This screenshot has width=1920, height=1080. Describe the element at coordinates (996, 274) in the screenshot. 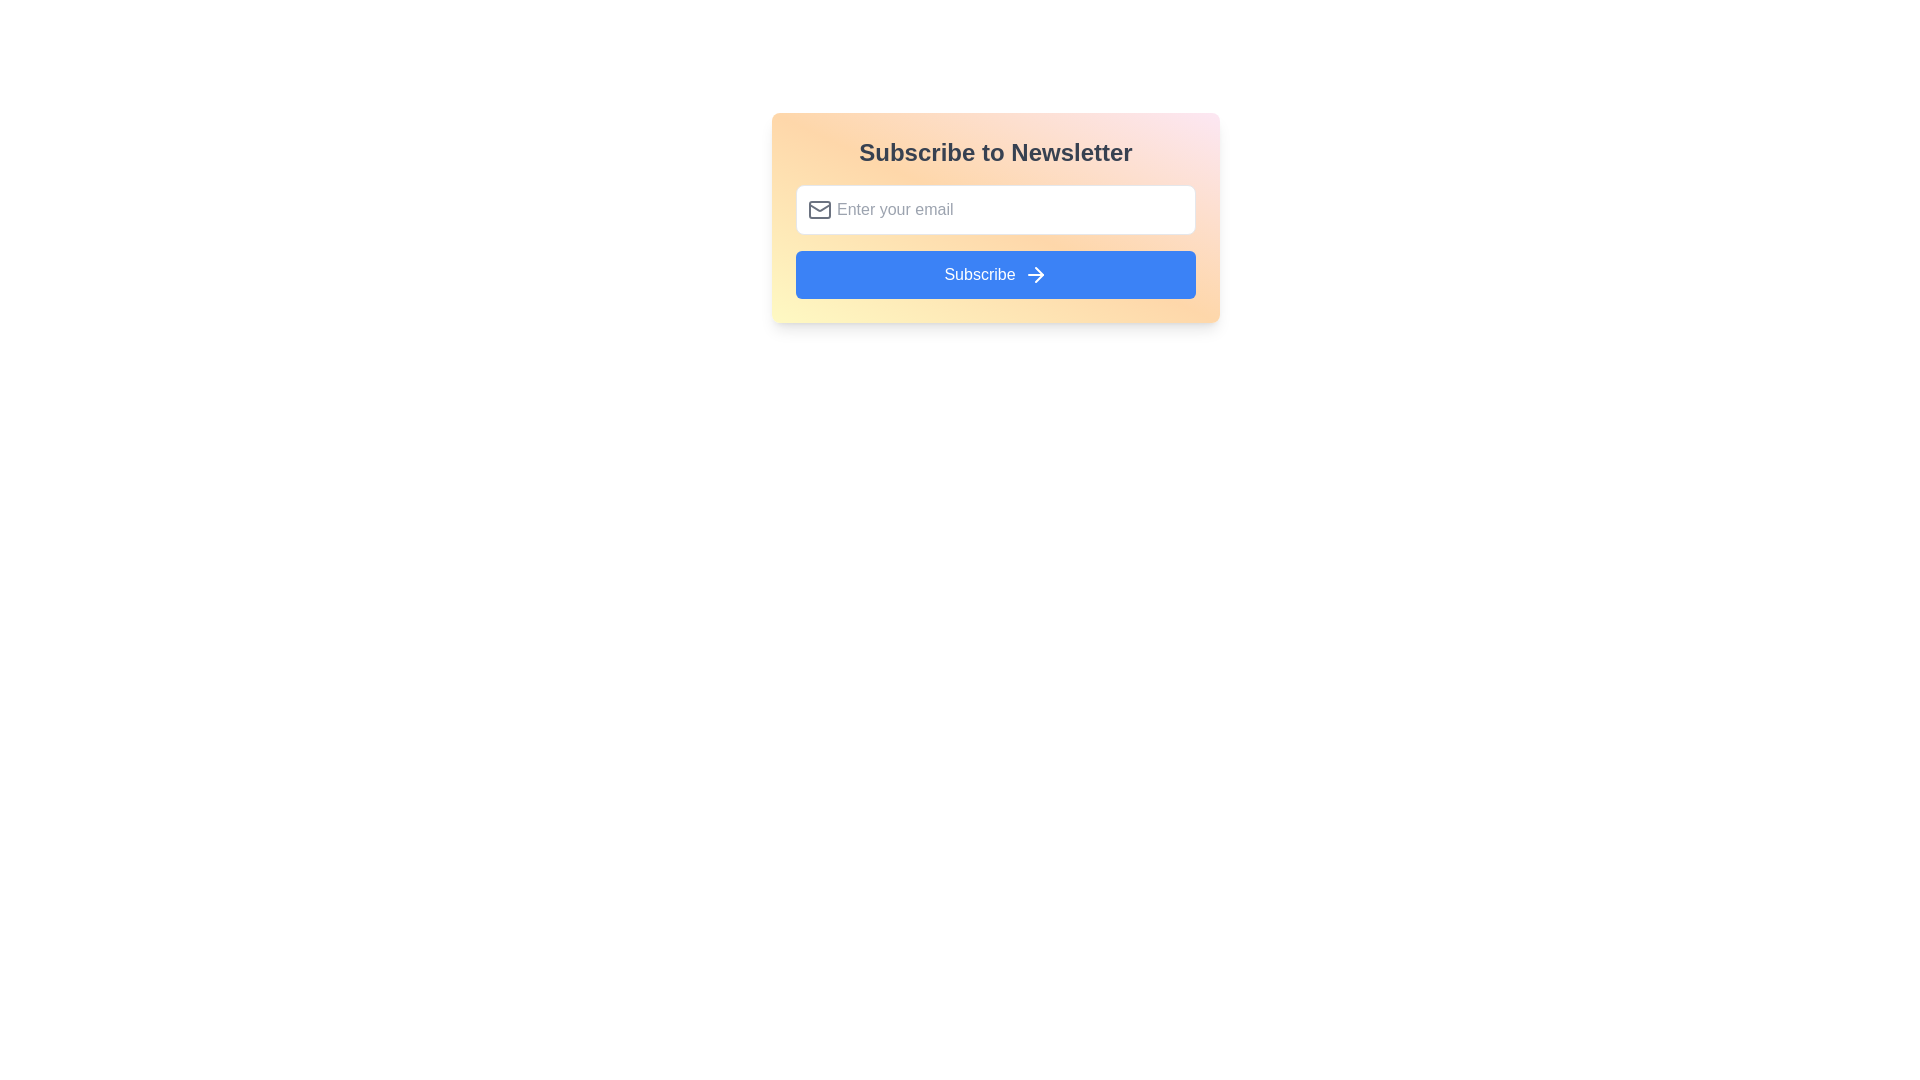

I see `the blue 'Subscribe' button with white text and a right-arrow icon` at that location.